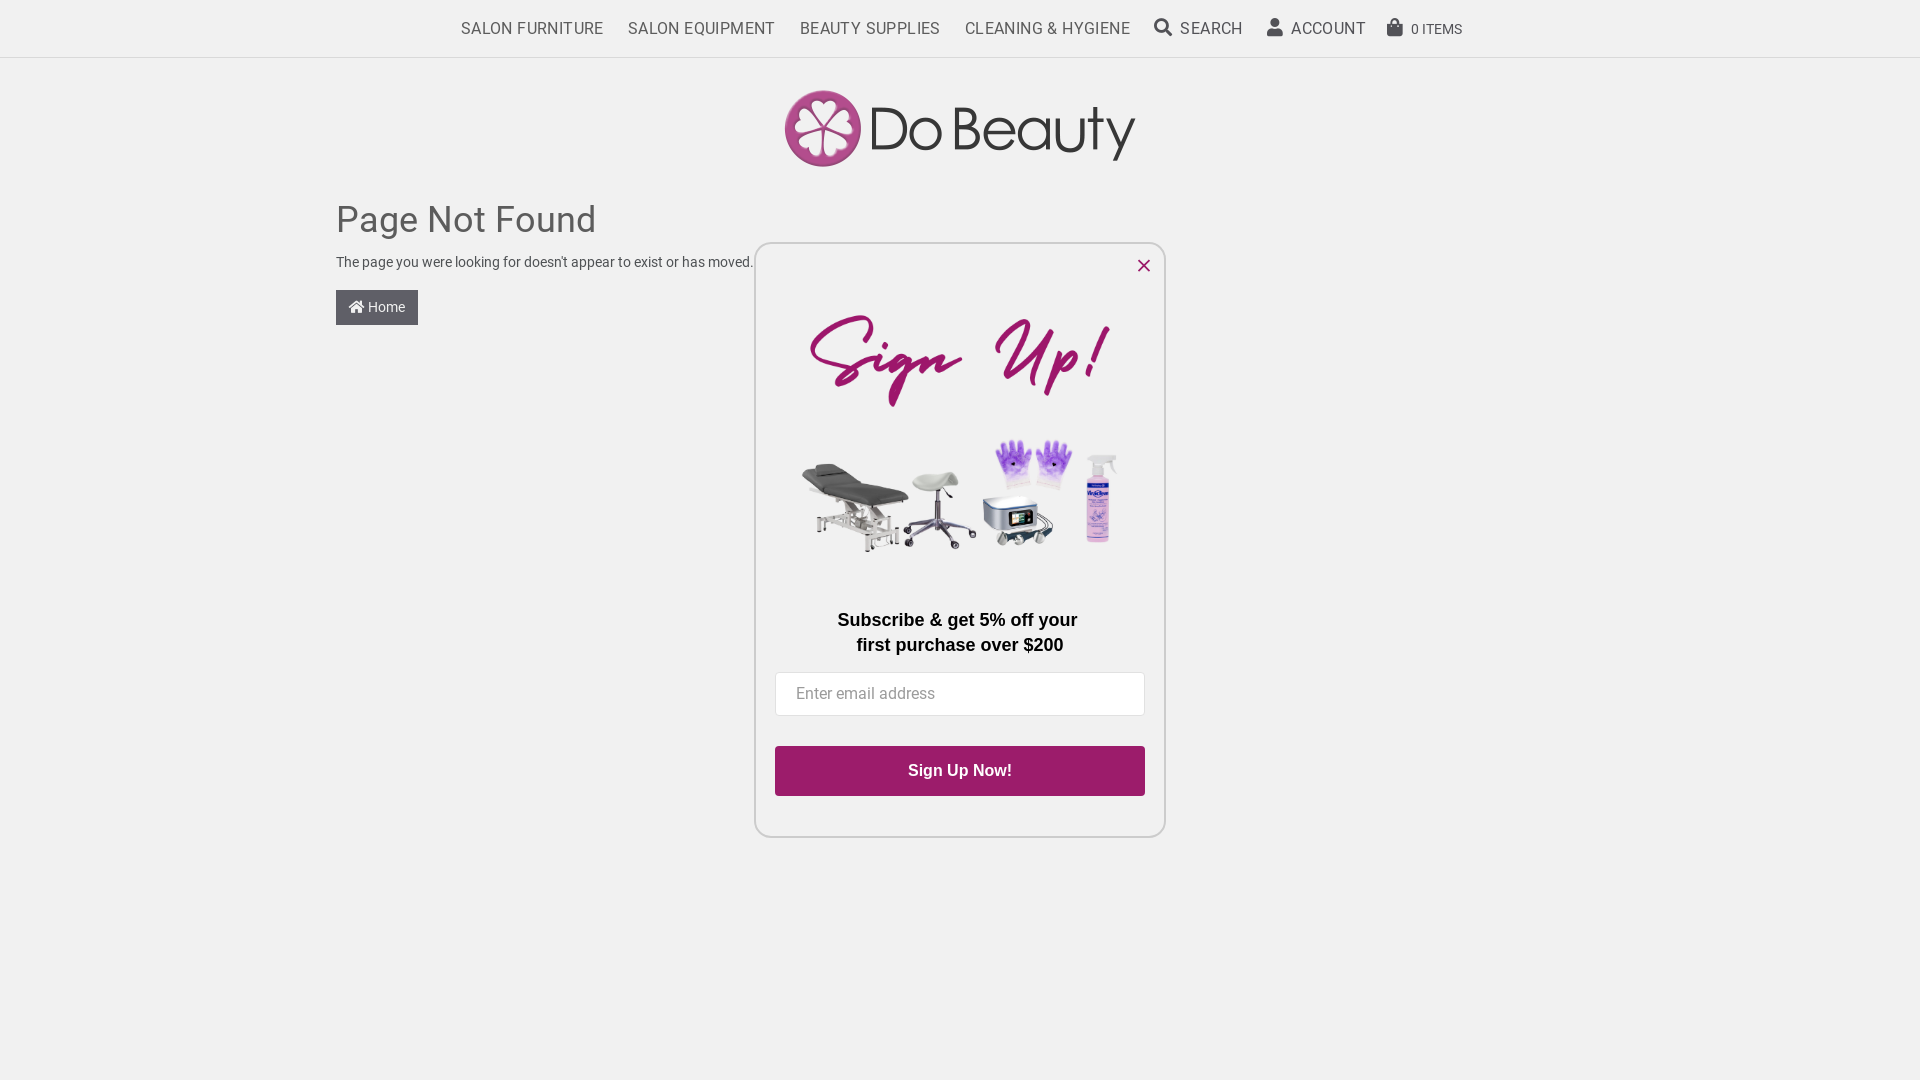 The height and width of the screenshot is (1080, 1920). What do you see at coordinates (786, 29) in the screenshot?
I see `'BEAUTY SUPPLIES'` at bounding box center [786, 29].